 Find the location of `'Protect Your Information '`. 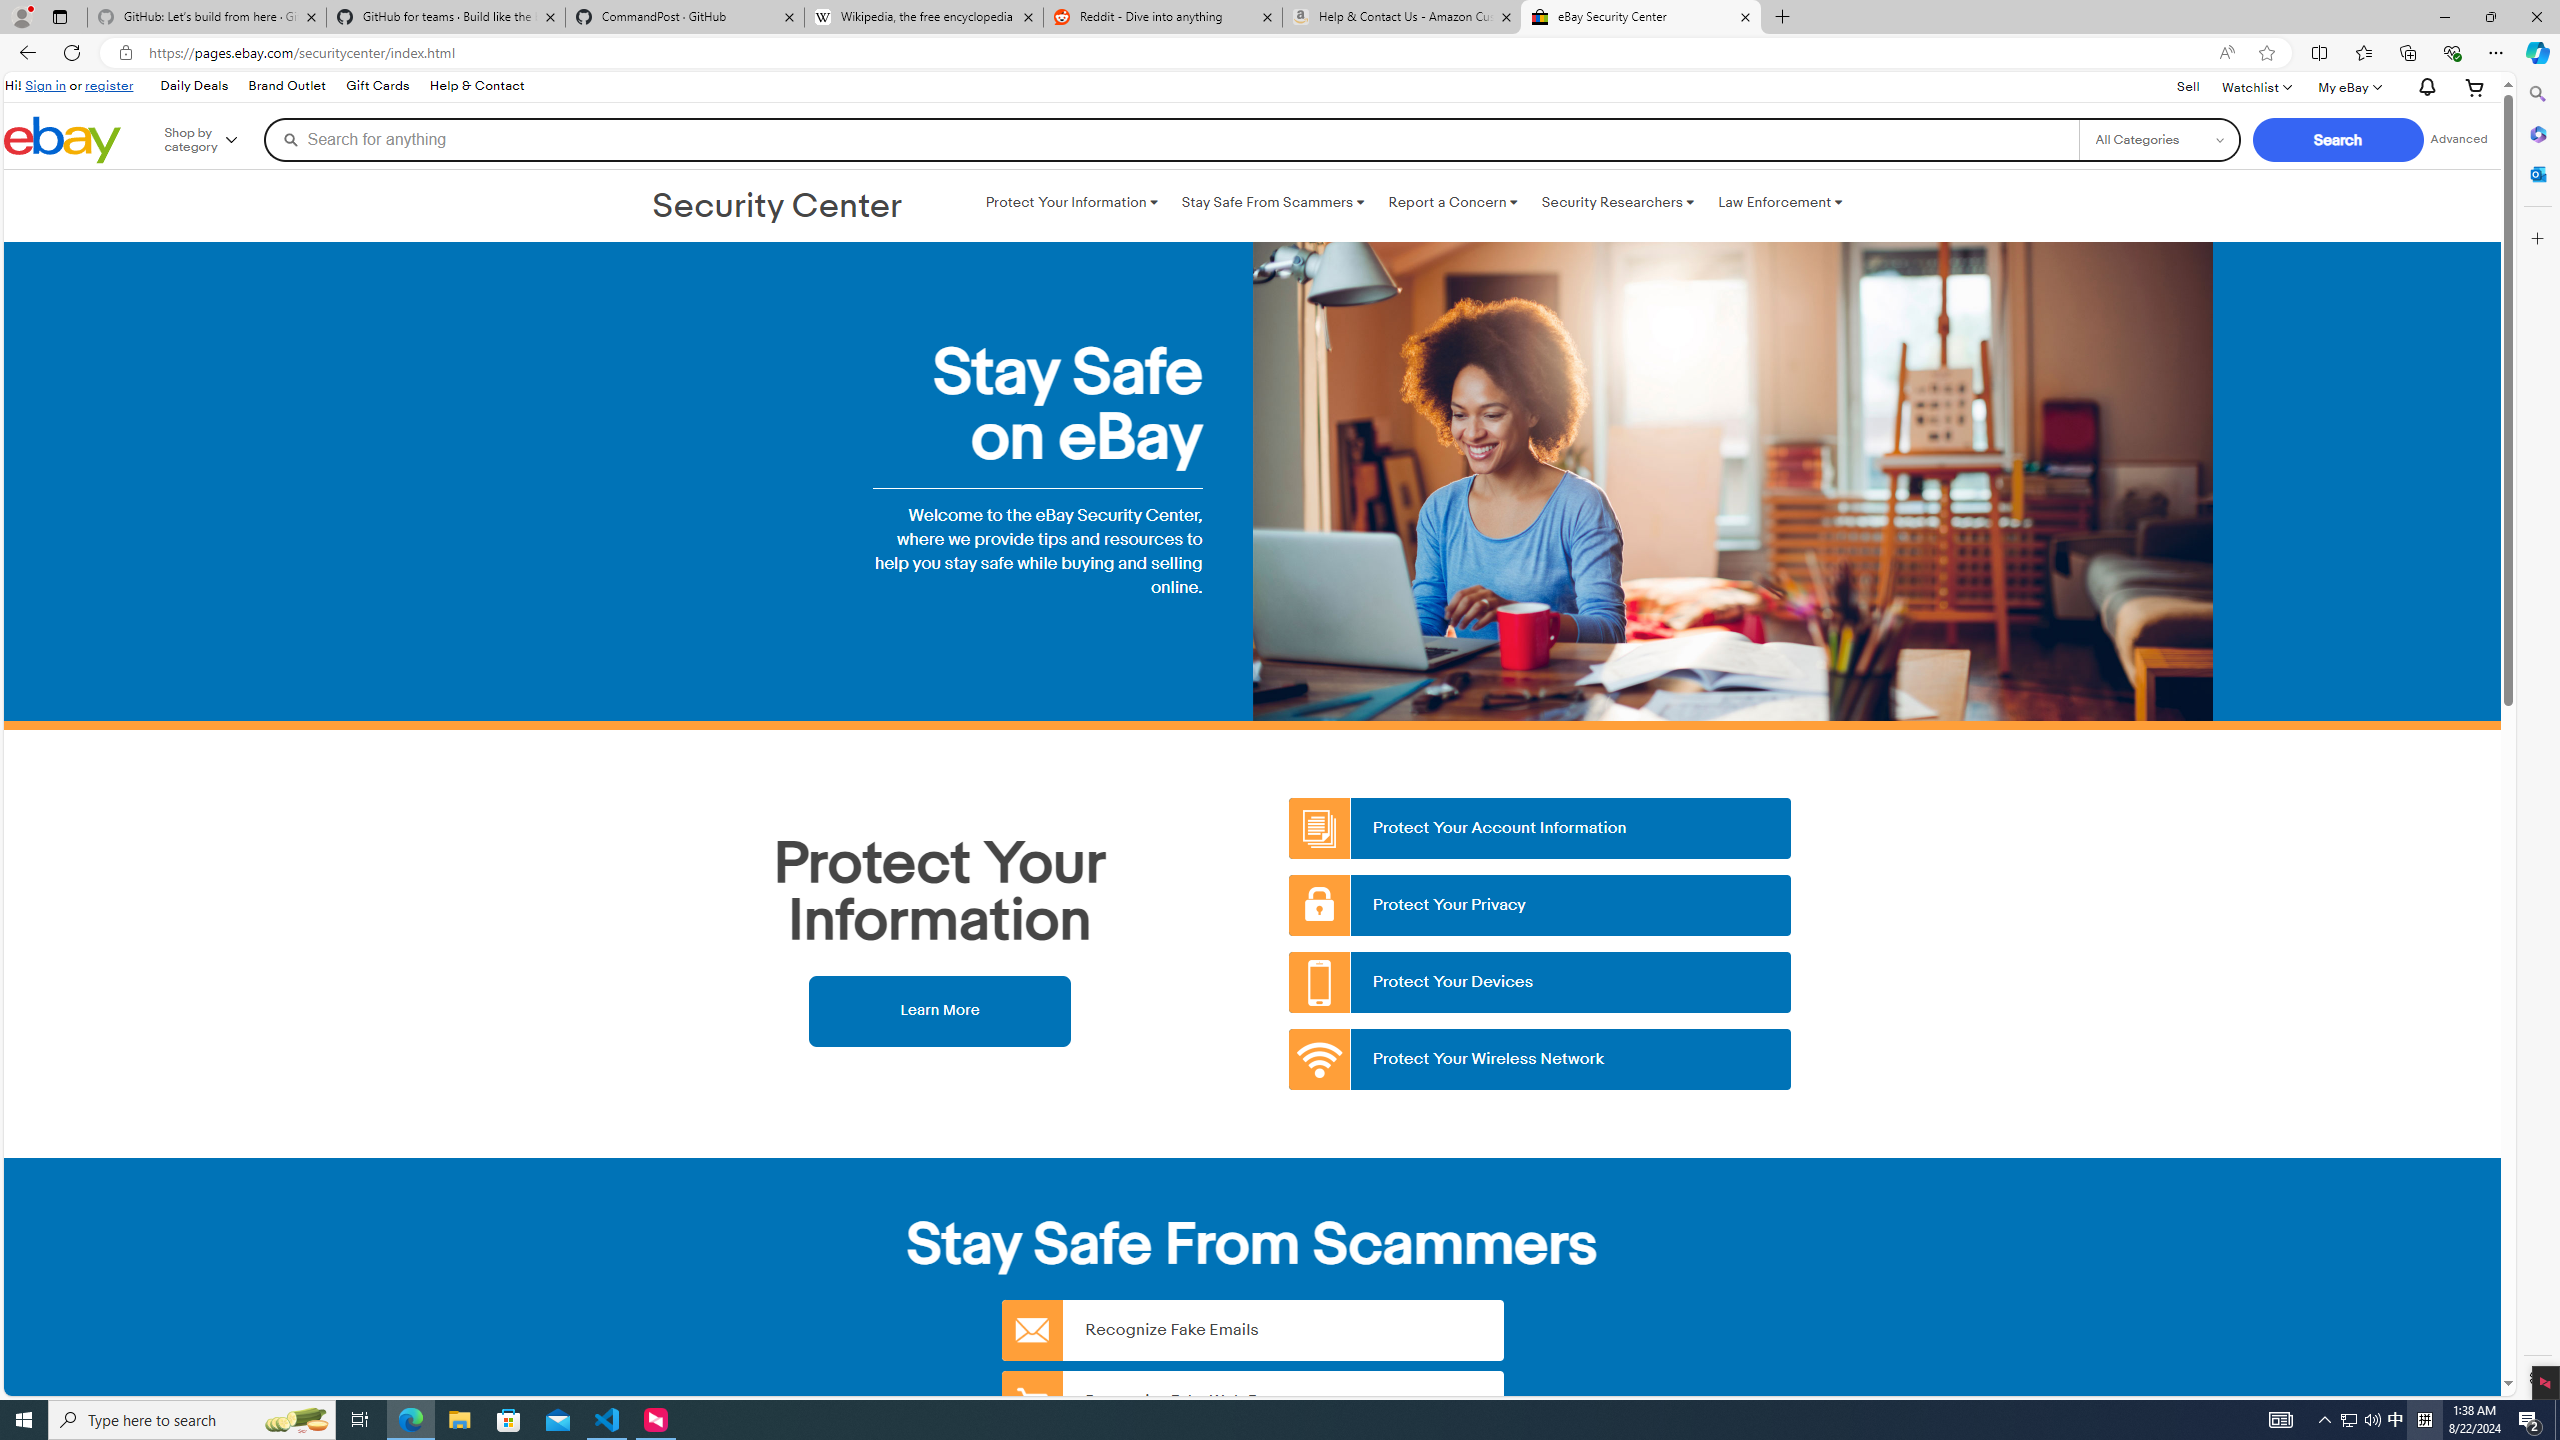

'Protect Your Information ' is located at coordinates (1071, 202).